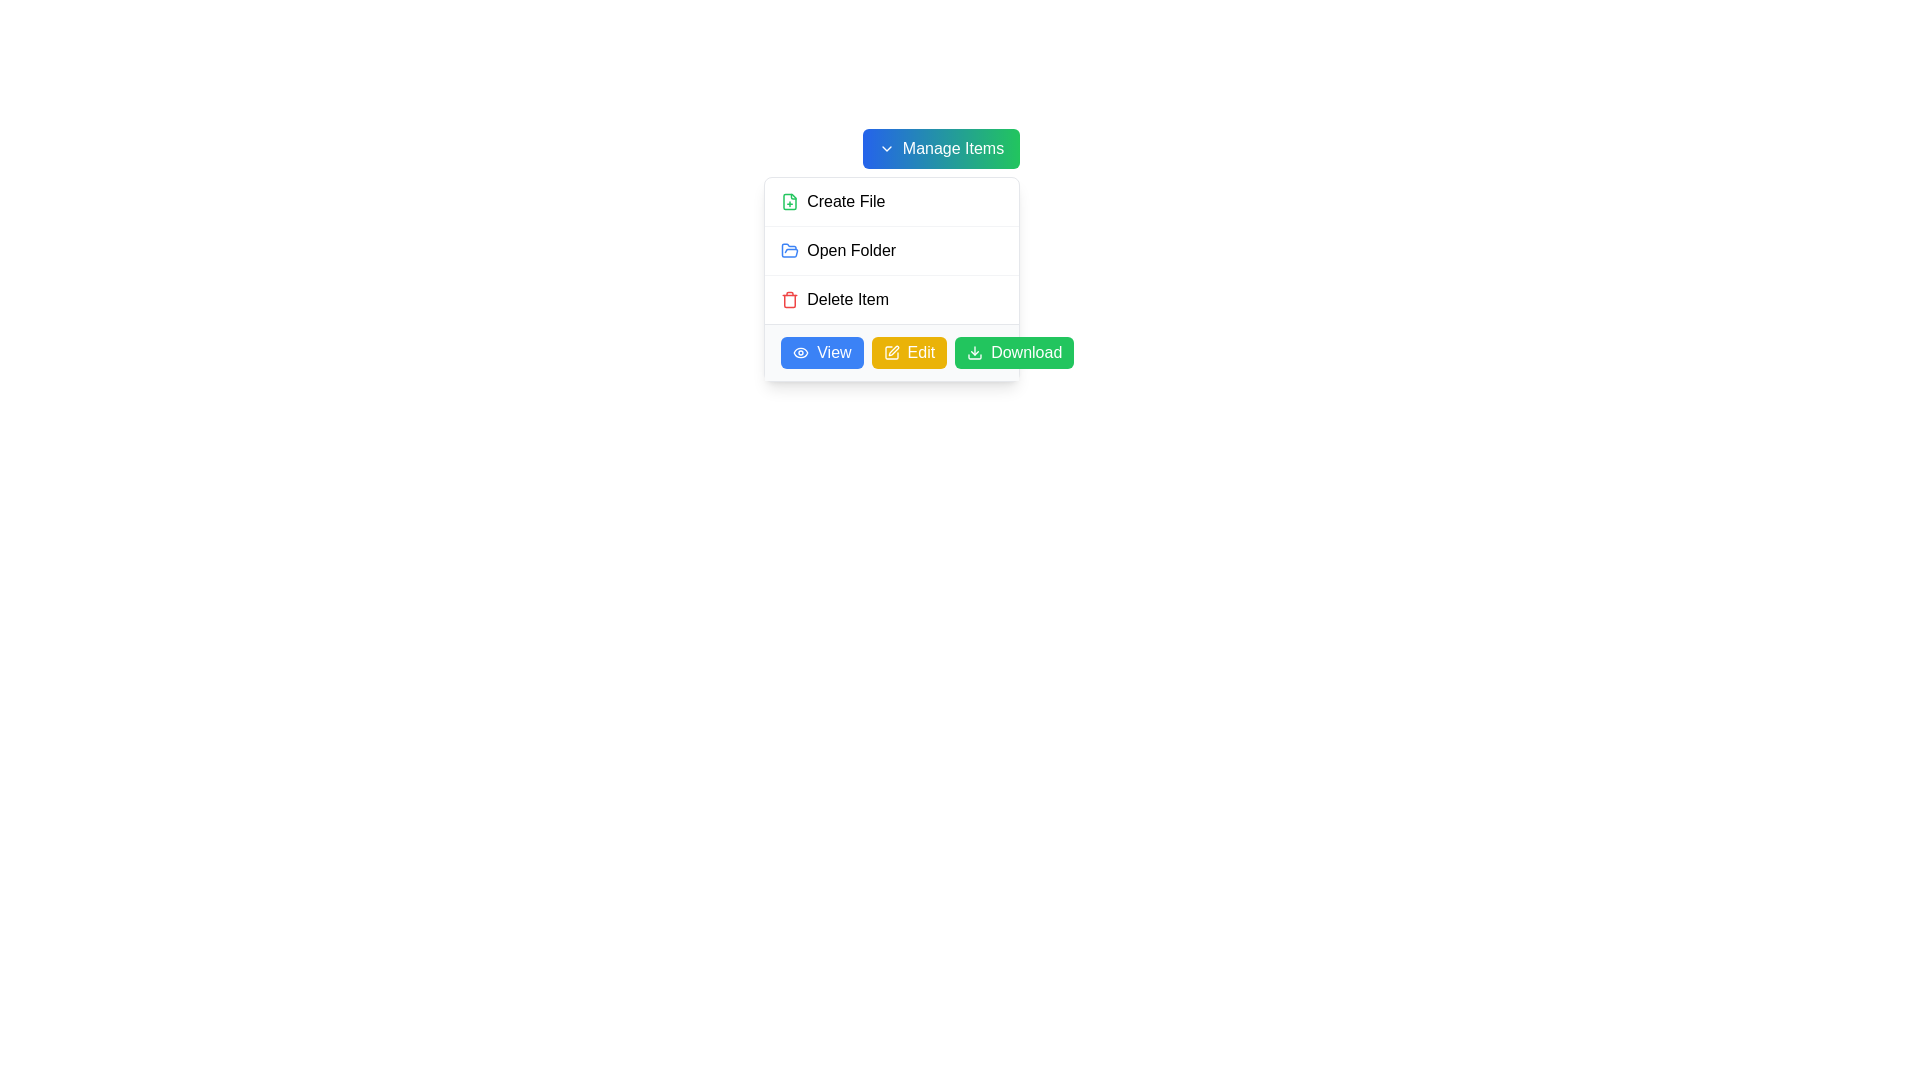 The width and height of the screenshot is (1920, 1080). Describe the element at coordinates (891, 279) in the screenshot. I see `the 'Delete Item' menu item, which is the third option in the dropdown menu under the 'Manage Items' button, featuring a red trash can icon` at that location.